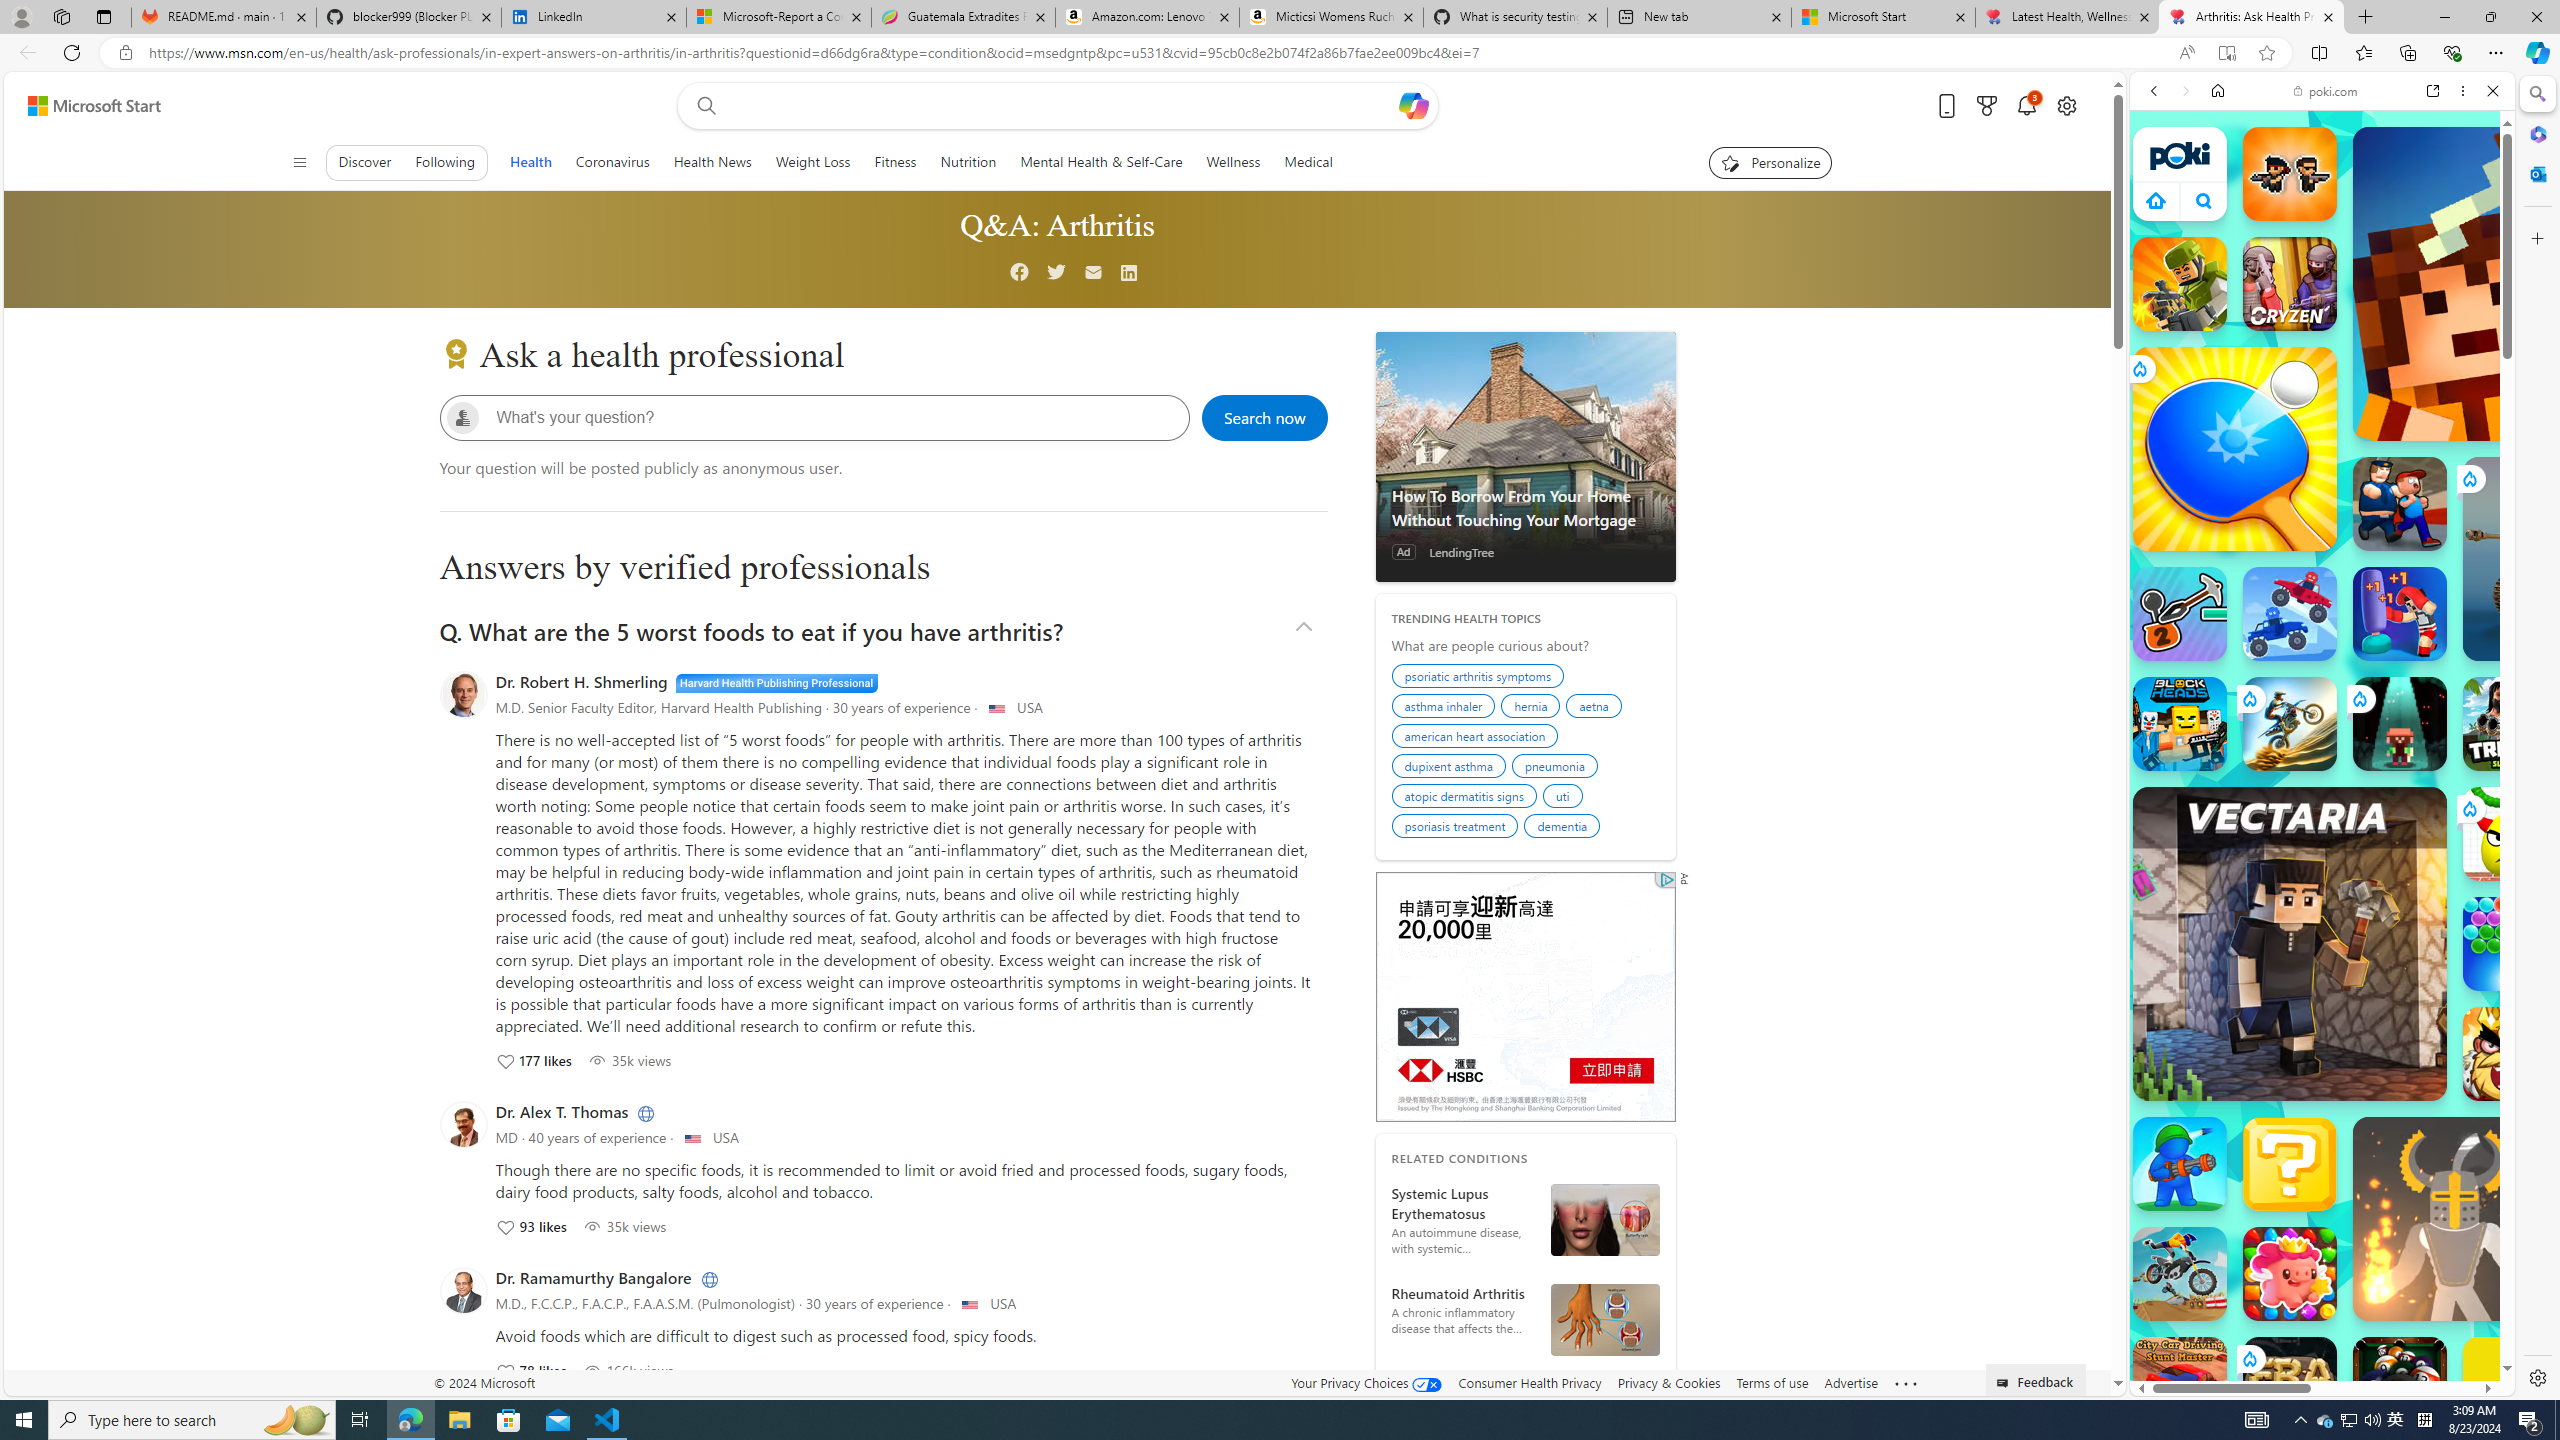  Describe the element at coordinates (2400, 502) in the screenshot. I see `'Escape From School Escape From School'` at that location.